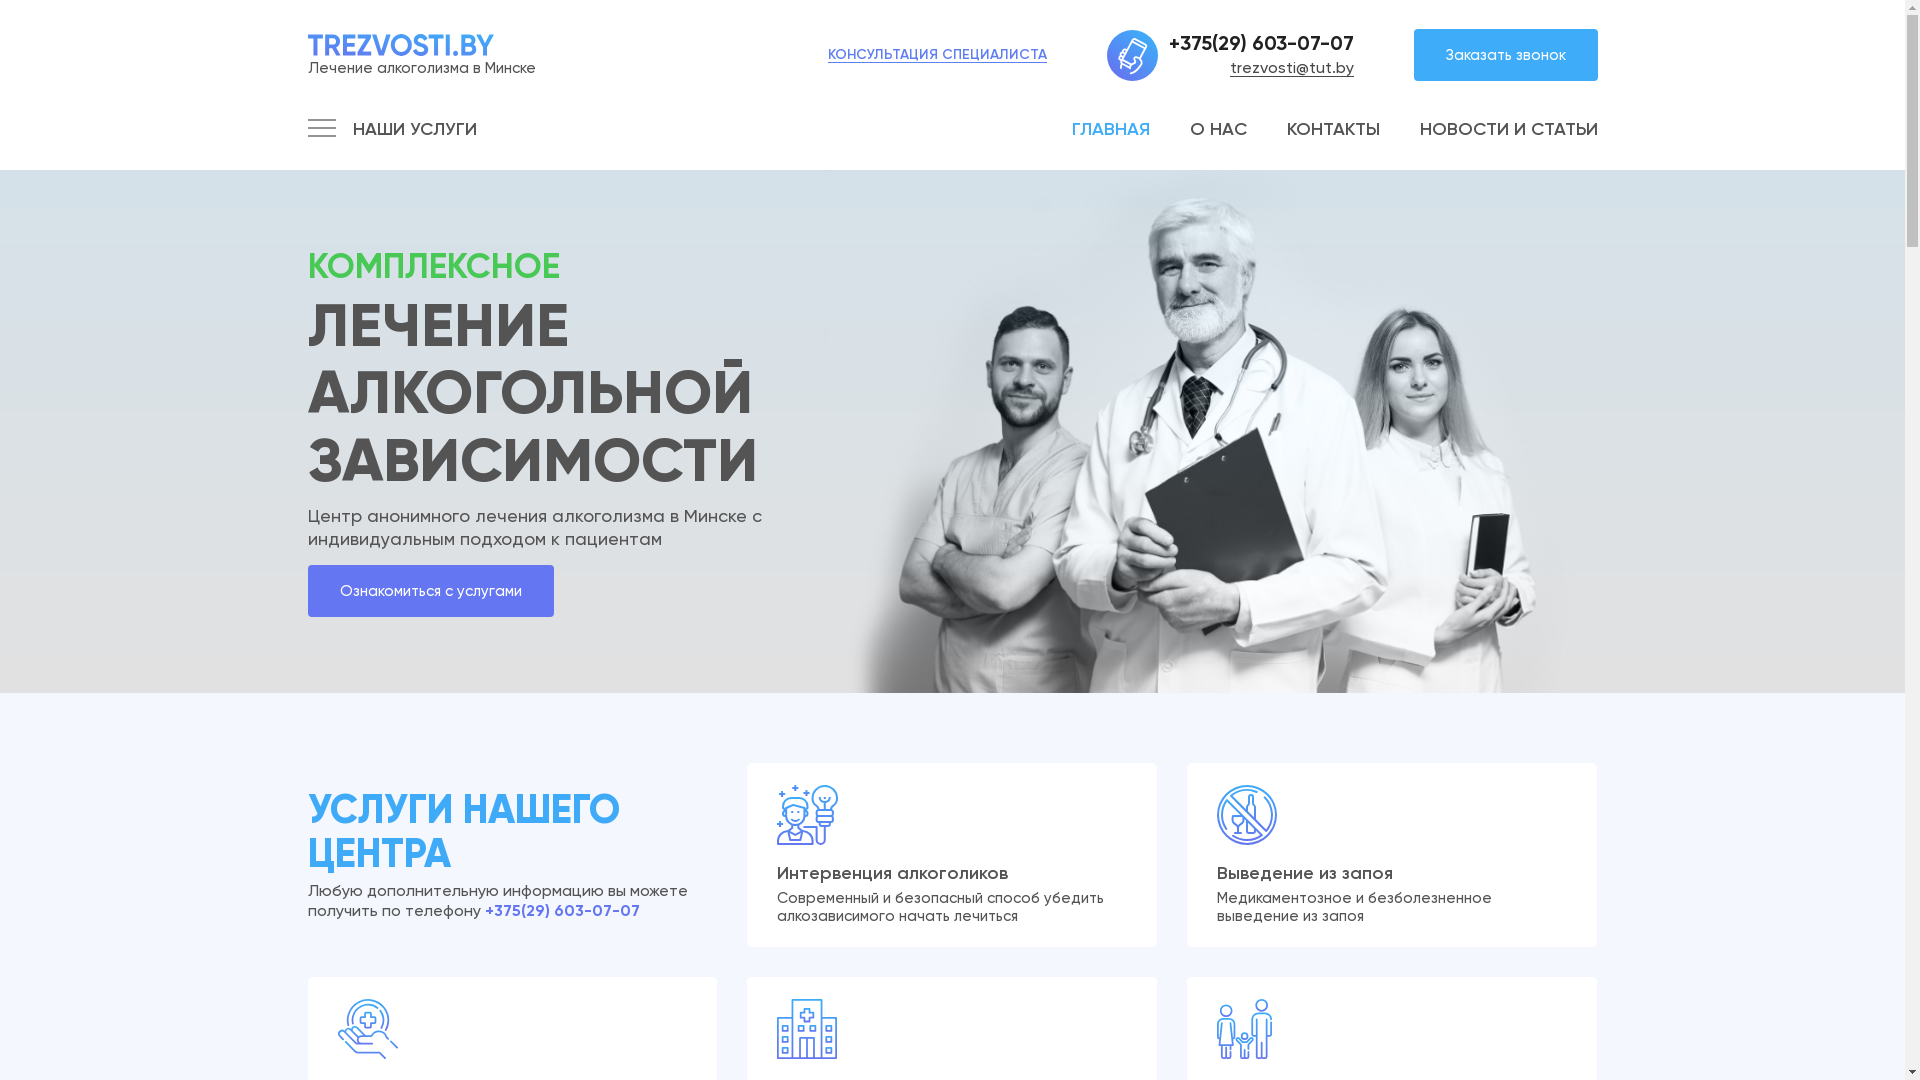  I want to click on '+375(29) 603-07-07', so click(560, 910).